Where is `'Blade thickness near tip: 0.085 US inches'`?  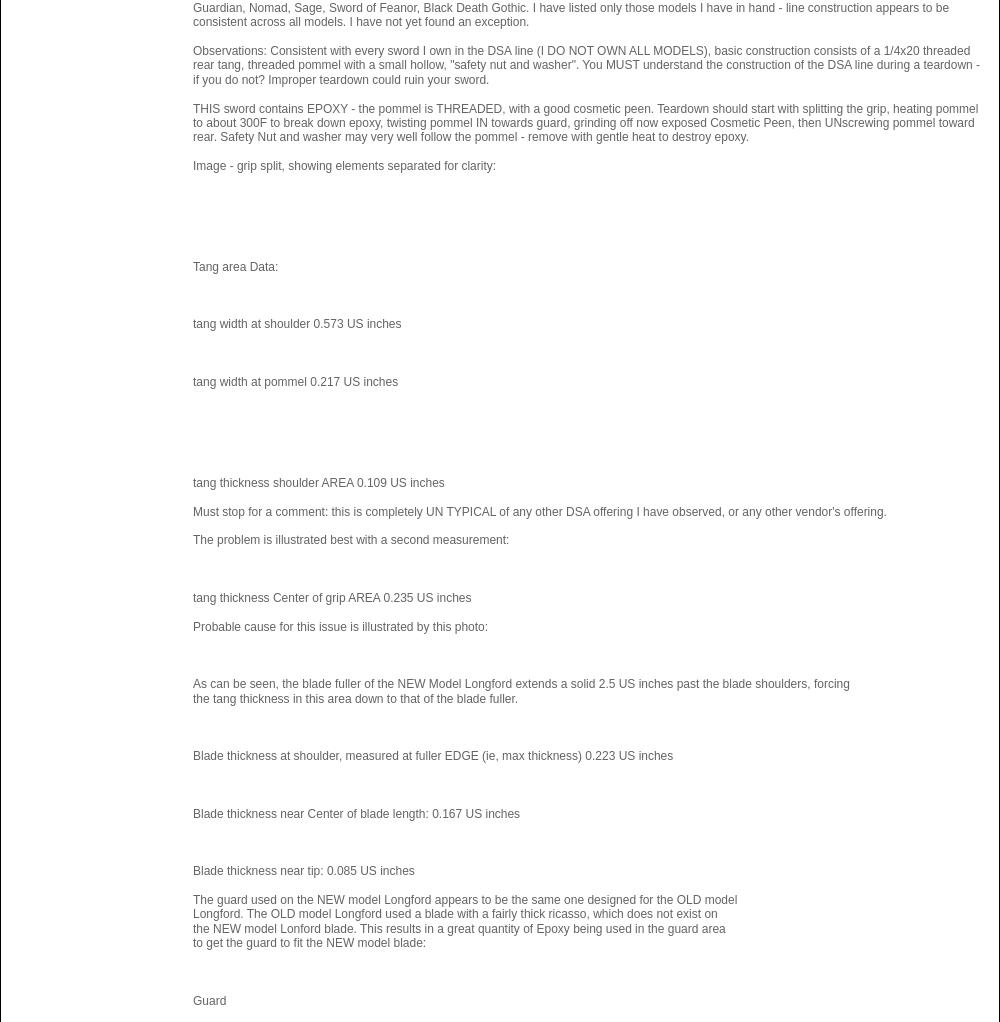 'Blade thickness near tip: 0.085 US inches' is located at coordinates (192, 871).